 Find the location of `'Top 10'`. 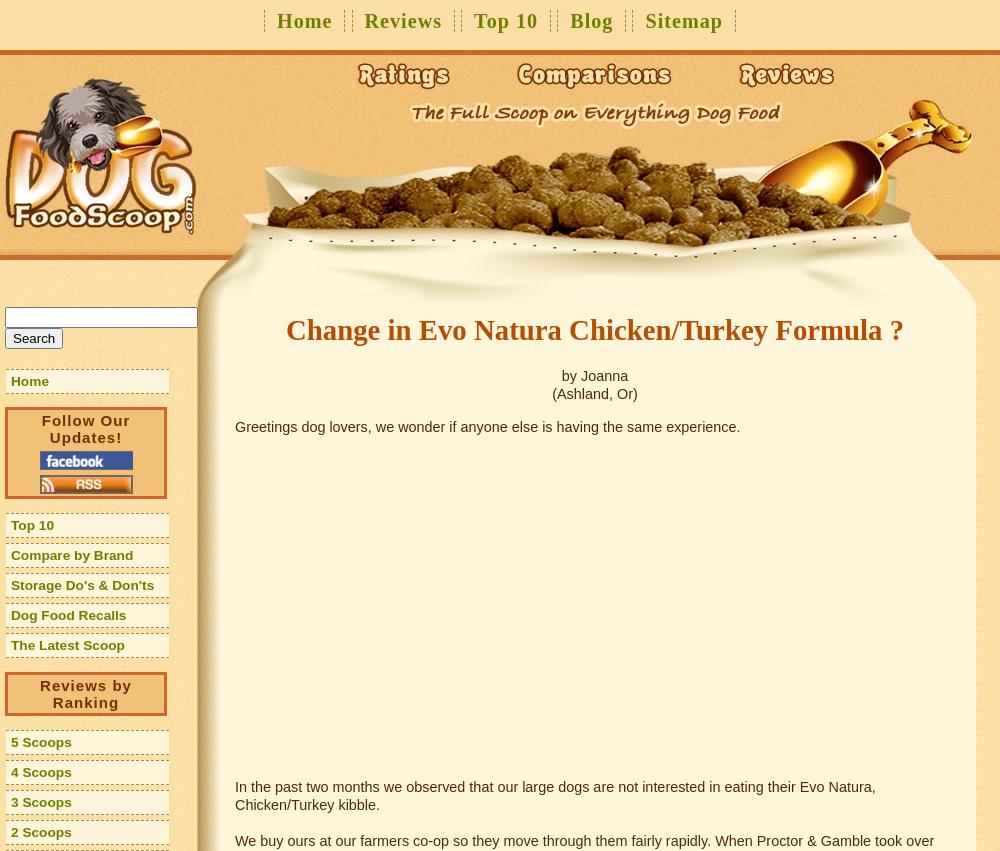

'Top 10' is located at coordinates (32, 525).